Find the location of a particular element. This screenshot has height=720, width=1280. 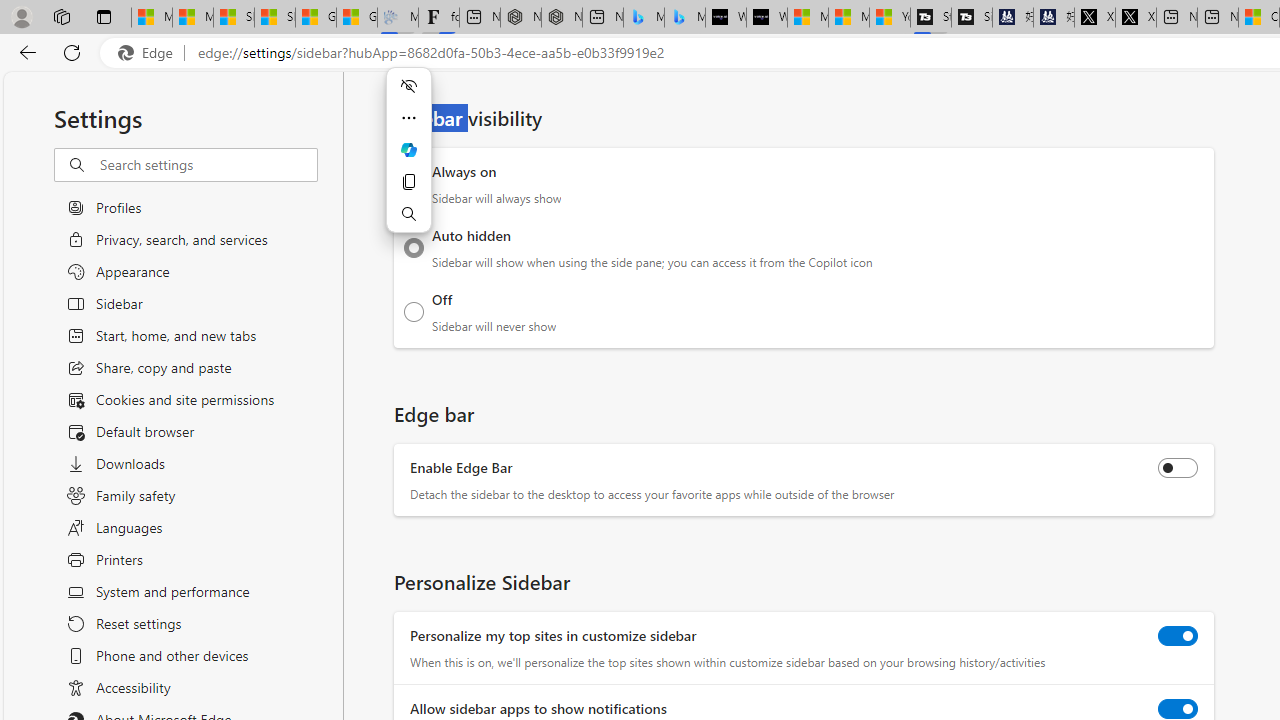

'Search settings' is located at coordinates (208, 164).